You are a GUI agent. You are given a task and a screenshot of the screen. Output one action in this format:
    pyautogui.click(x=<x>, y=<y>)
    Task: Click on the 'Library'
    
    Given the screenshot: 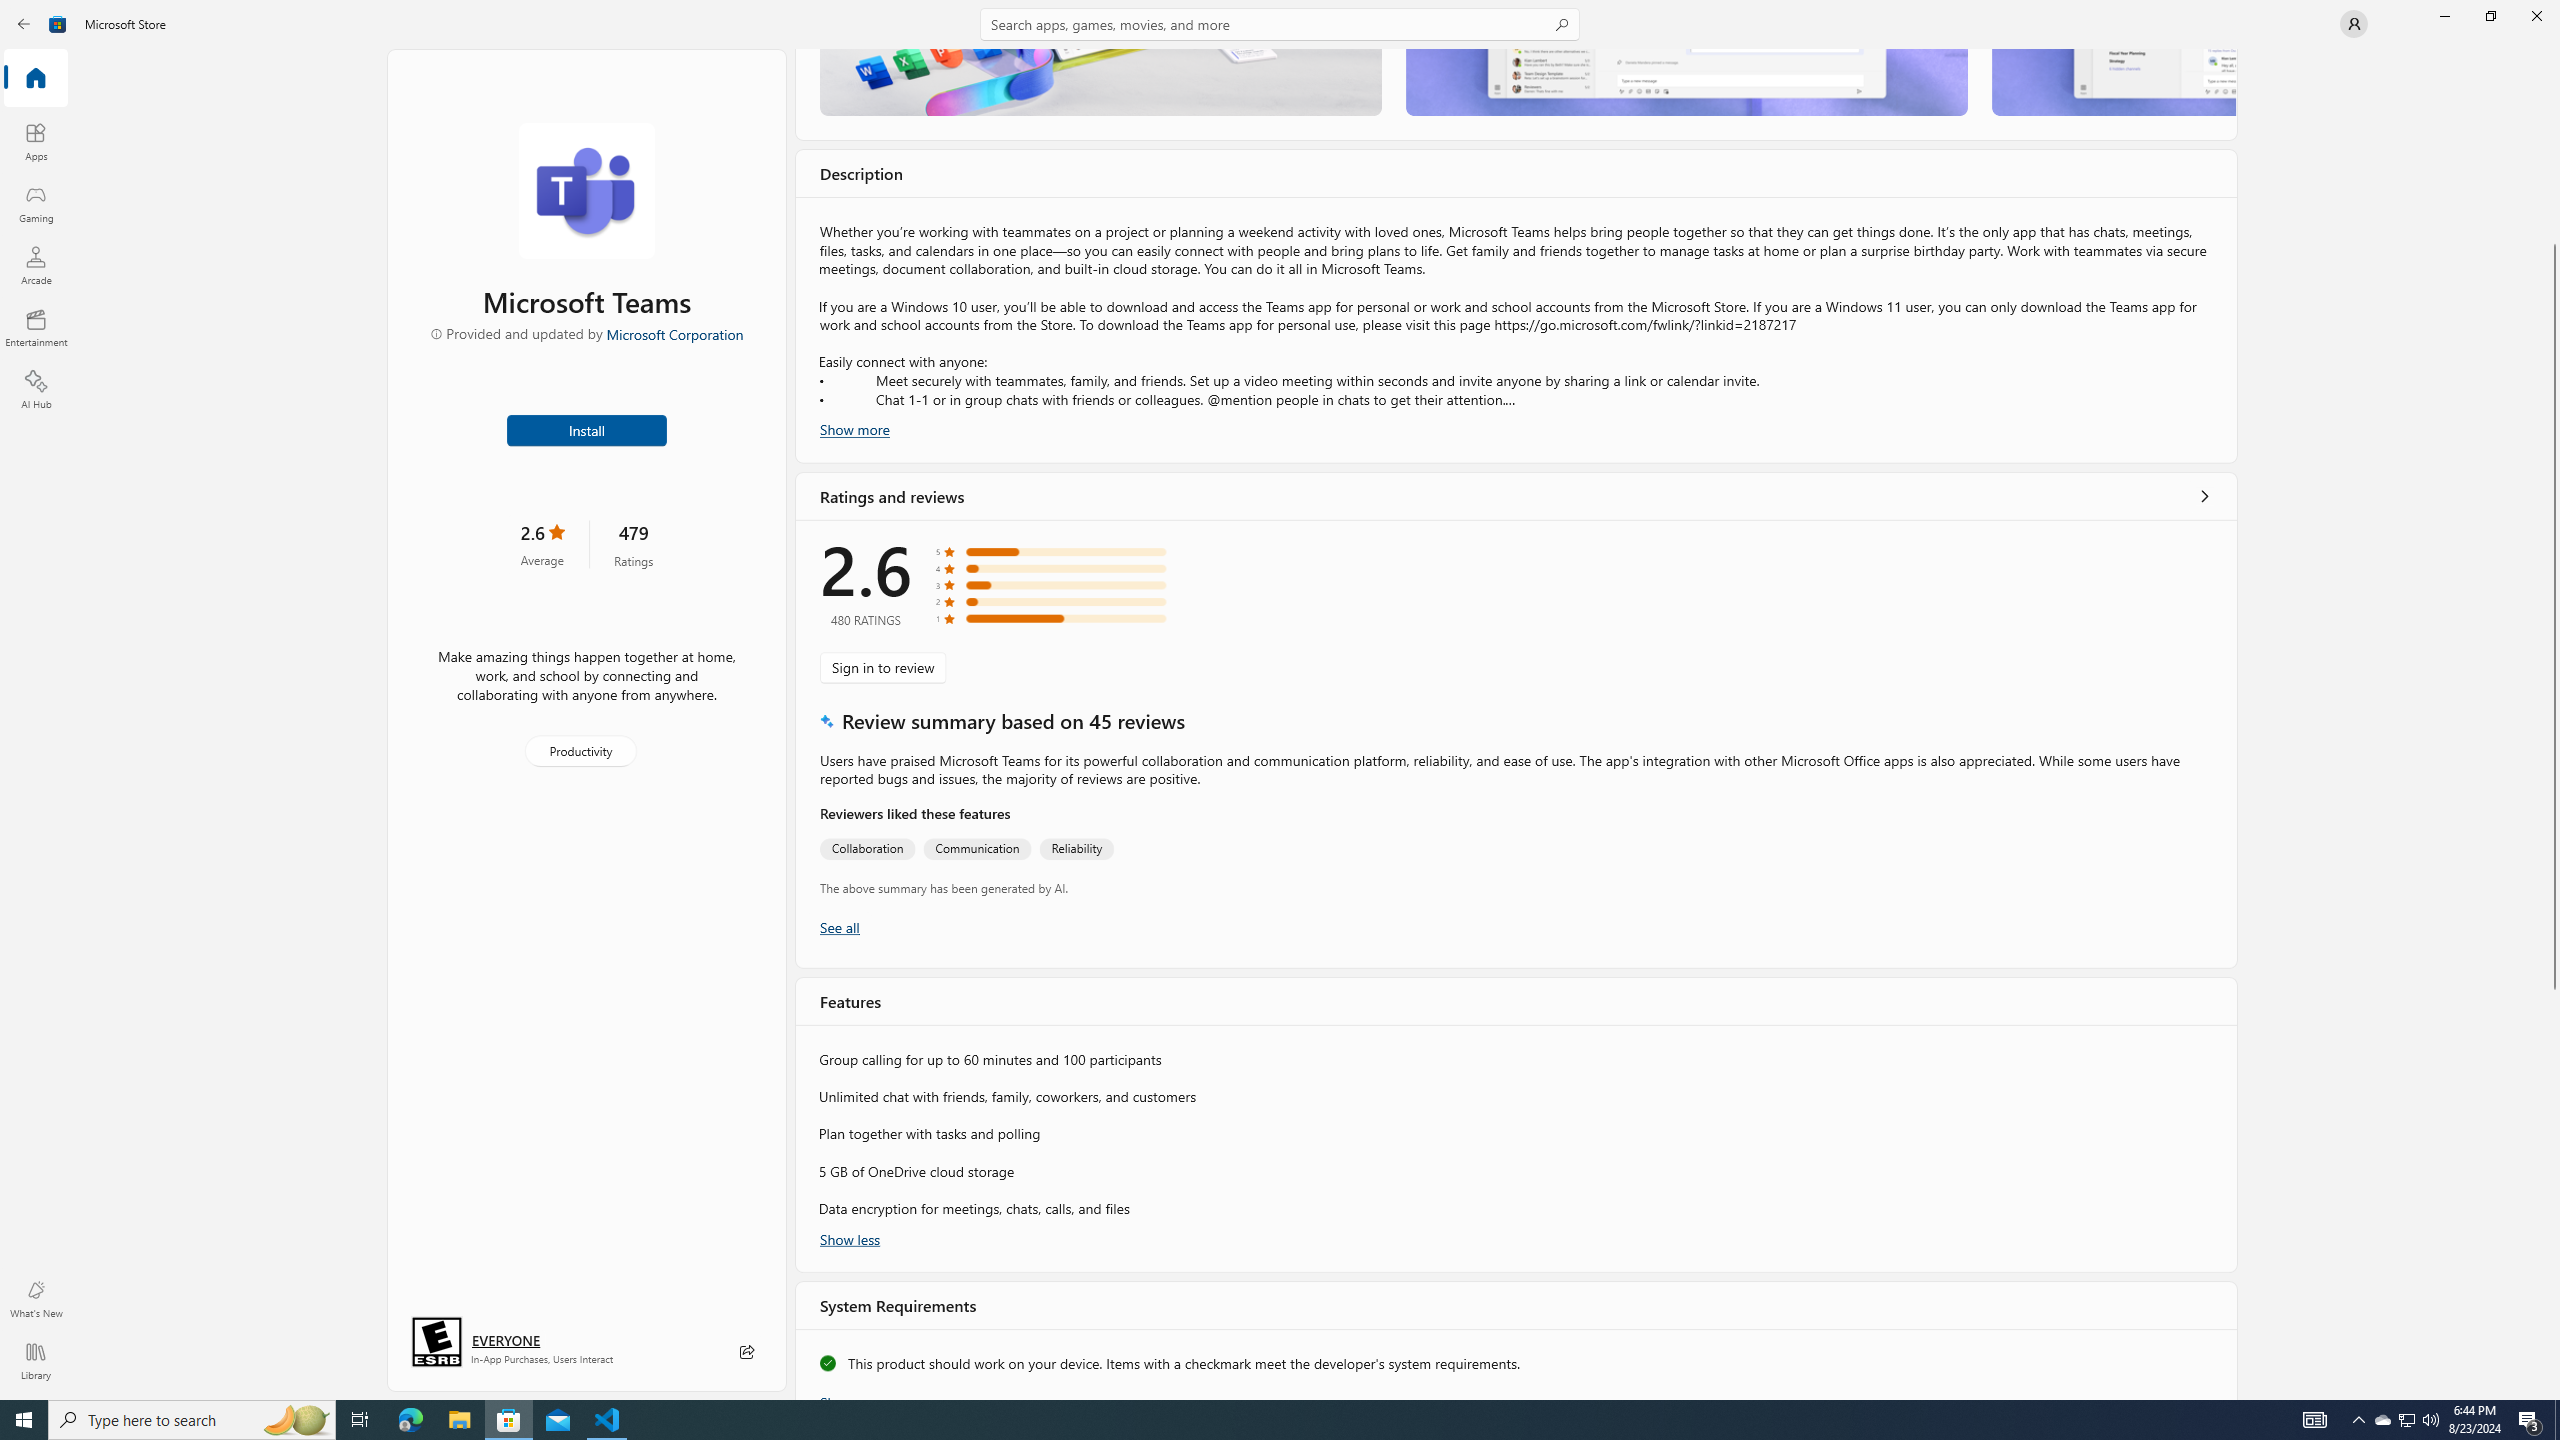 What is the action you would take?
    pyautogui.click(x=34, y=1360)
    